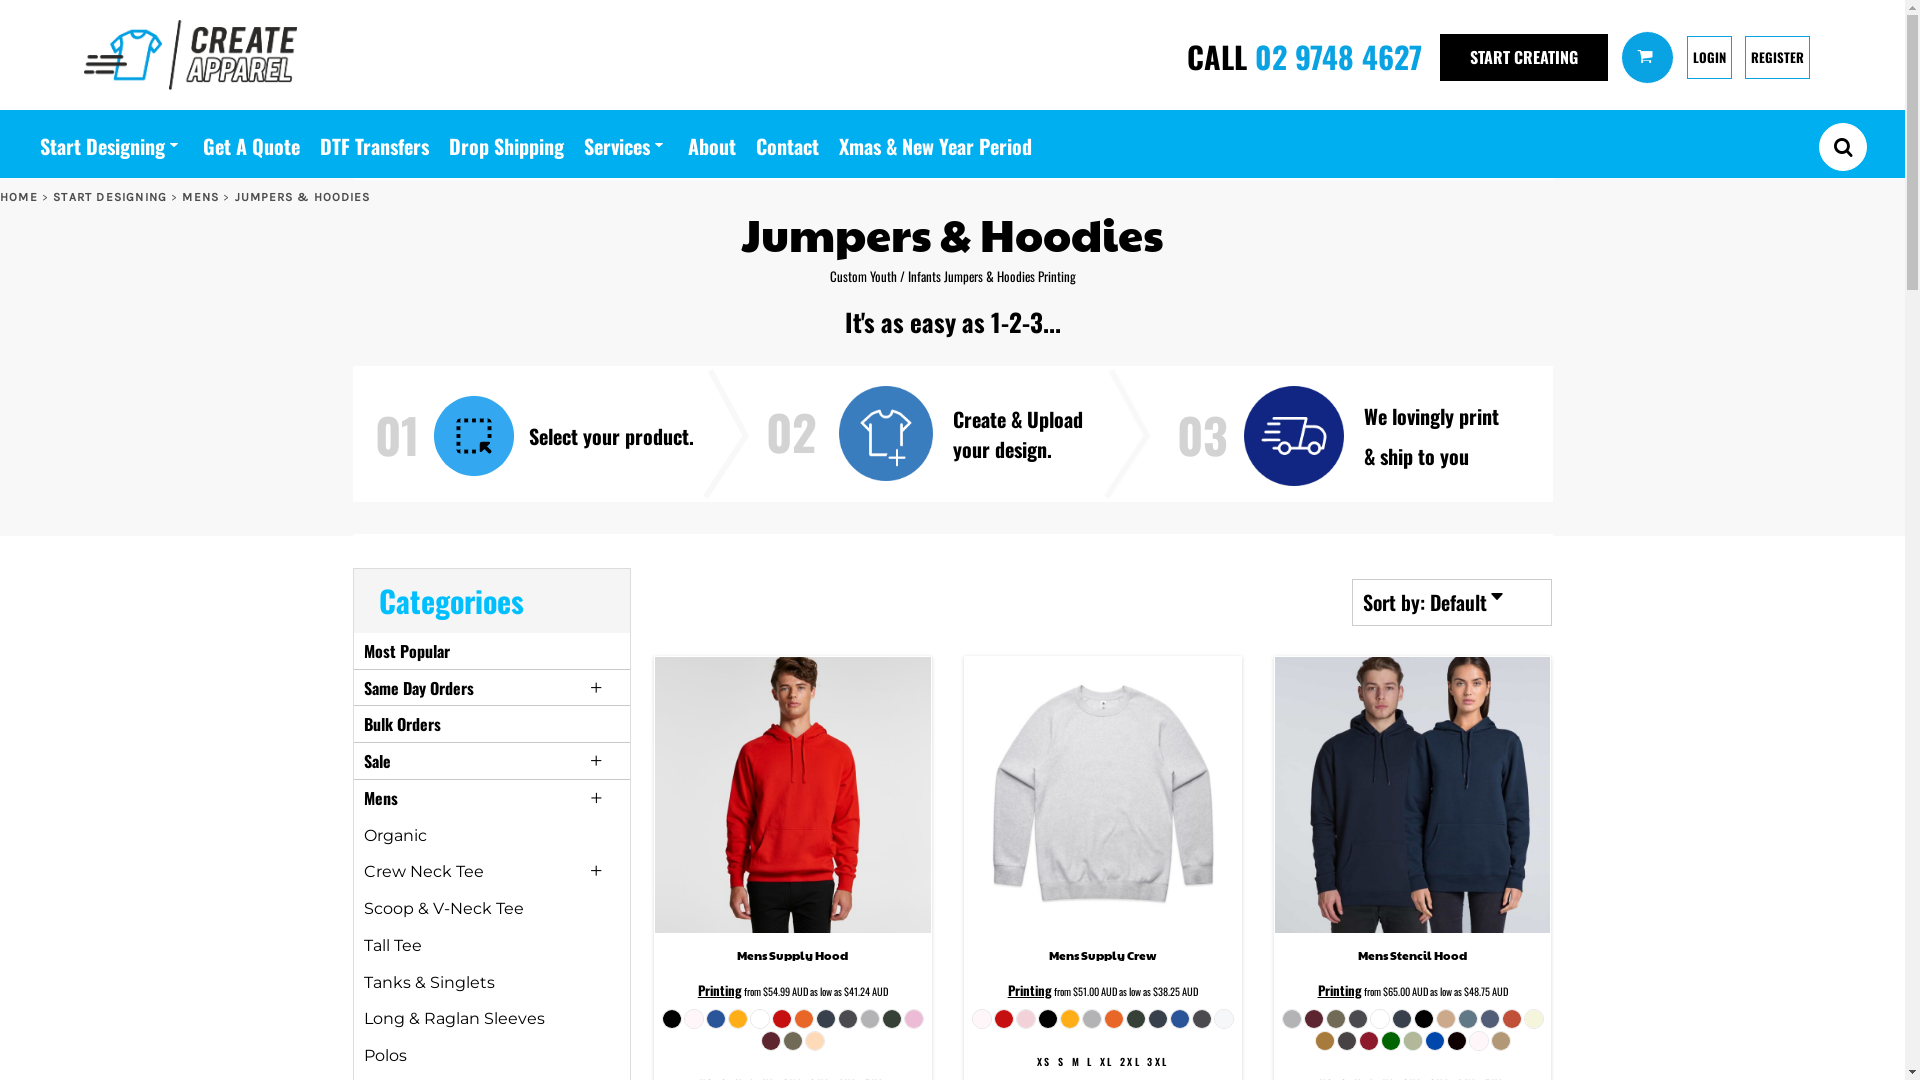  Describe the element at coordinates (364, 760) in the screenshot. I see `'Sale'` at that location.